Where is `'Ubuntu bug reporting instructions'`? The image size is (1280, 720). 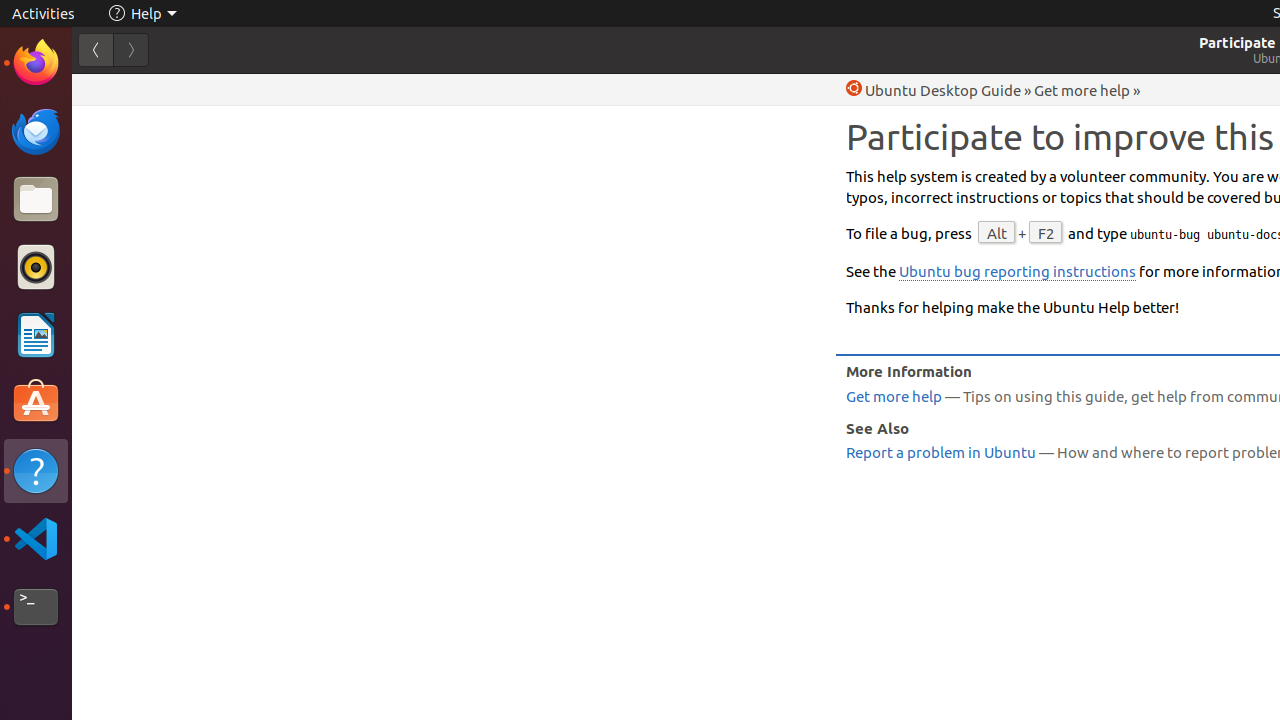 'Ubuntu bug reporting instructions' is located at coordinates (1017, 271).